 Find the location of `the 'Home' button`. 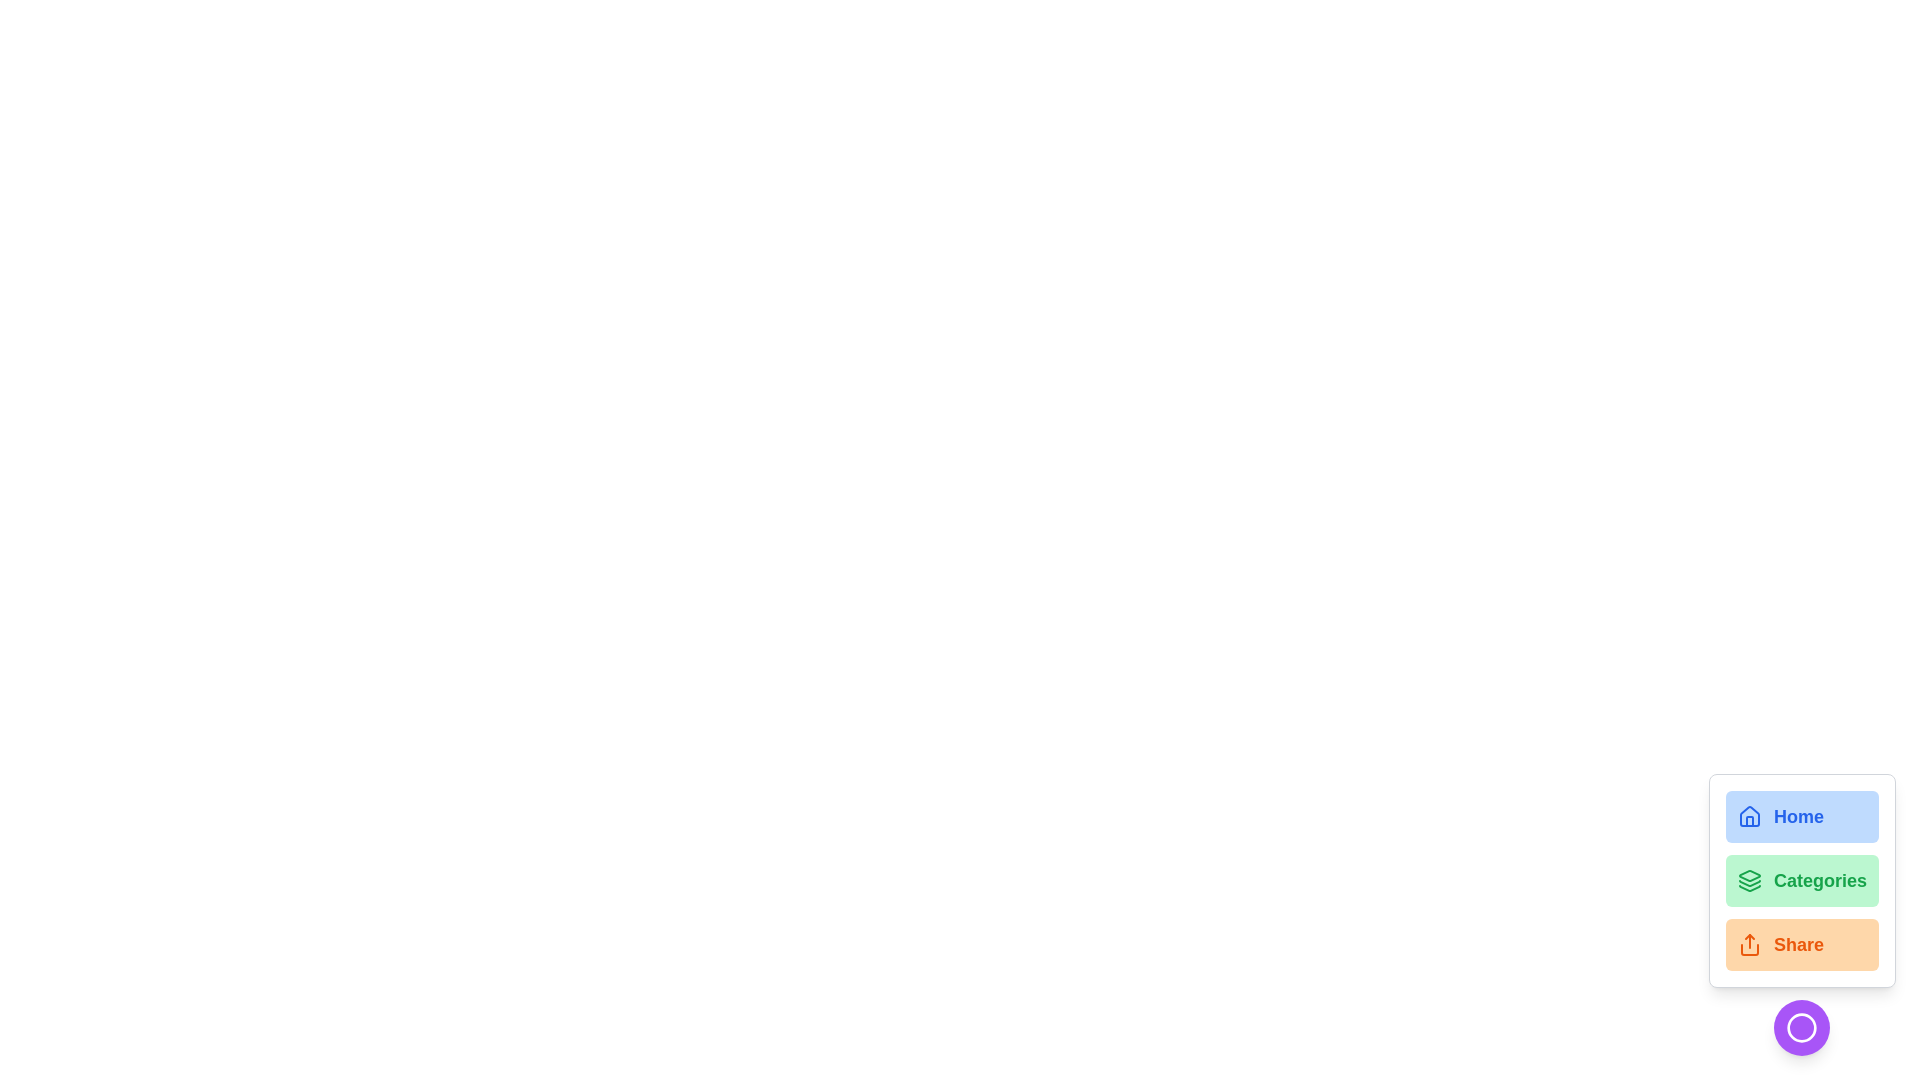

the 'Home' button is located at coordinates (1801, 817).